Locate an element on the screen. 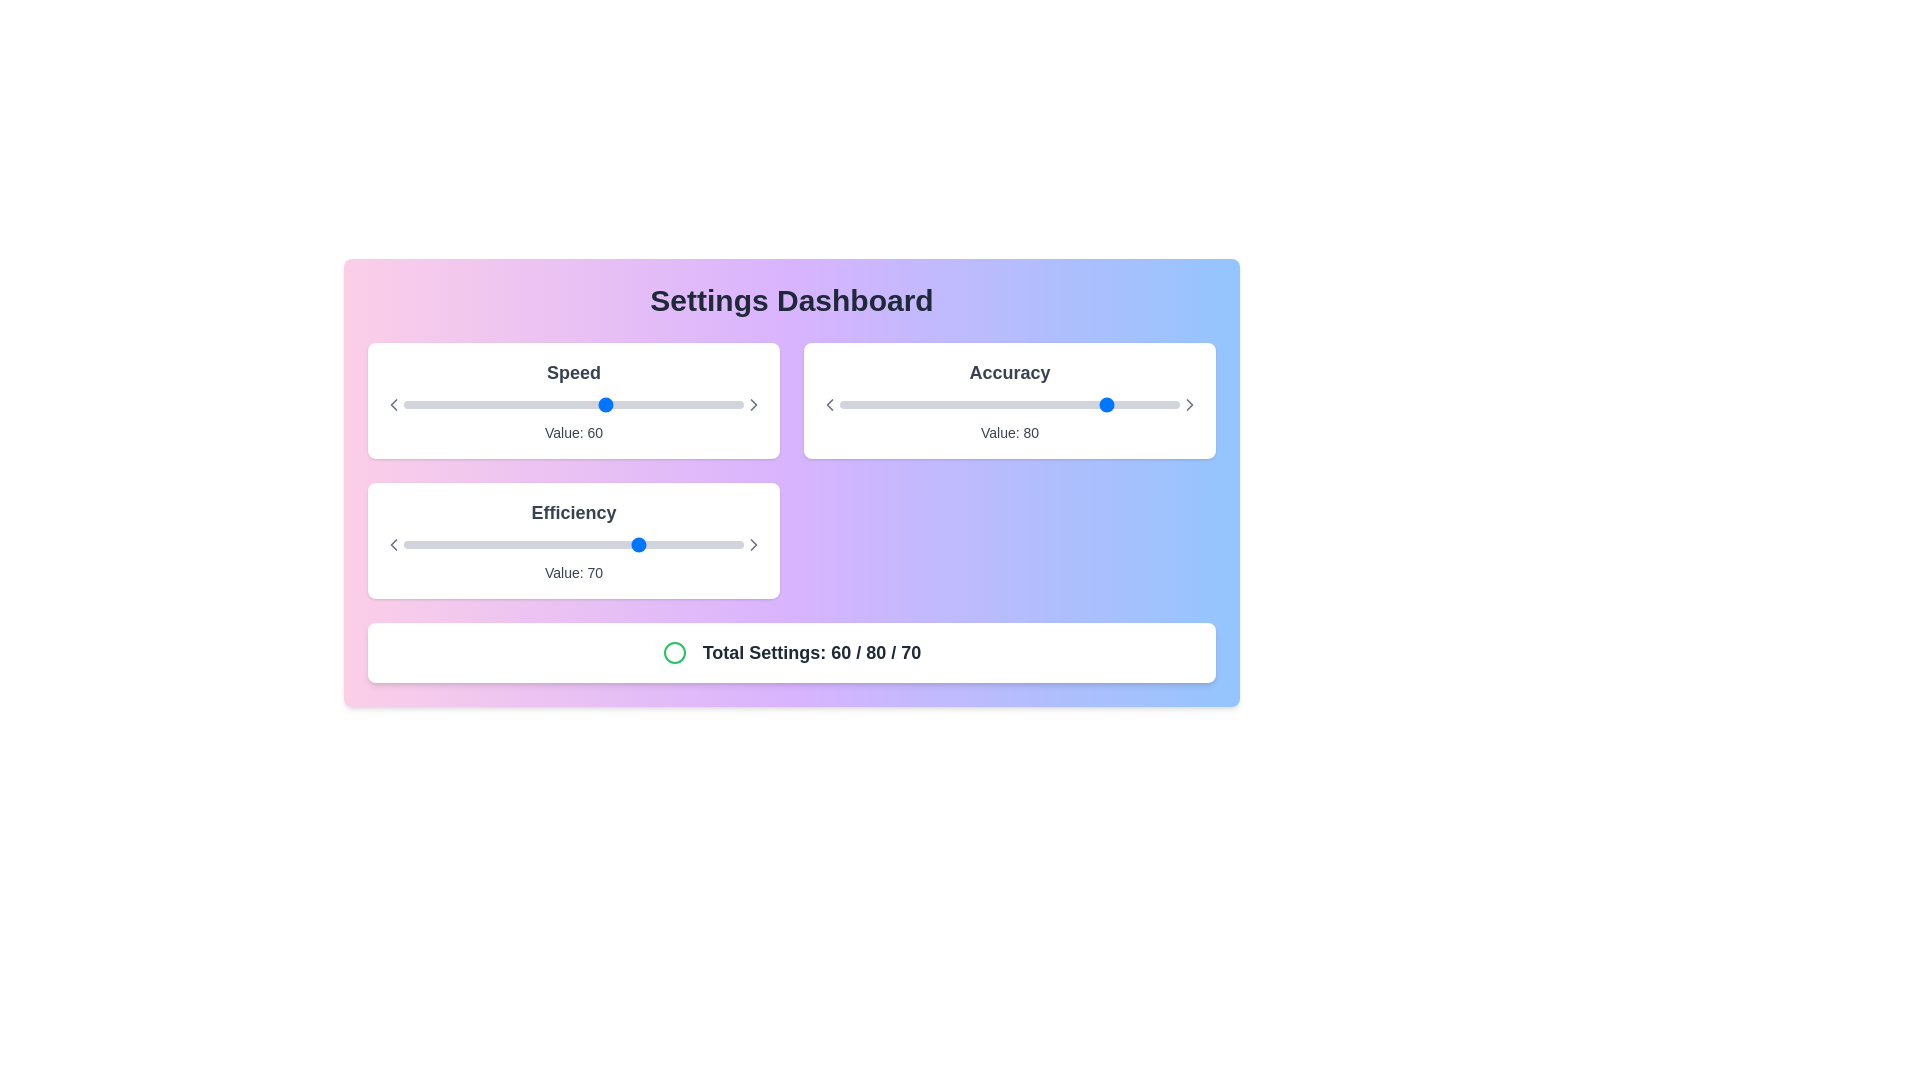 This screenshot has height=1080, width=1920. the accuracy slider is located at coordinates (989, 405).